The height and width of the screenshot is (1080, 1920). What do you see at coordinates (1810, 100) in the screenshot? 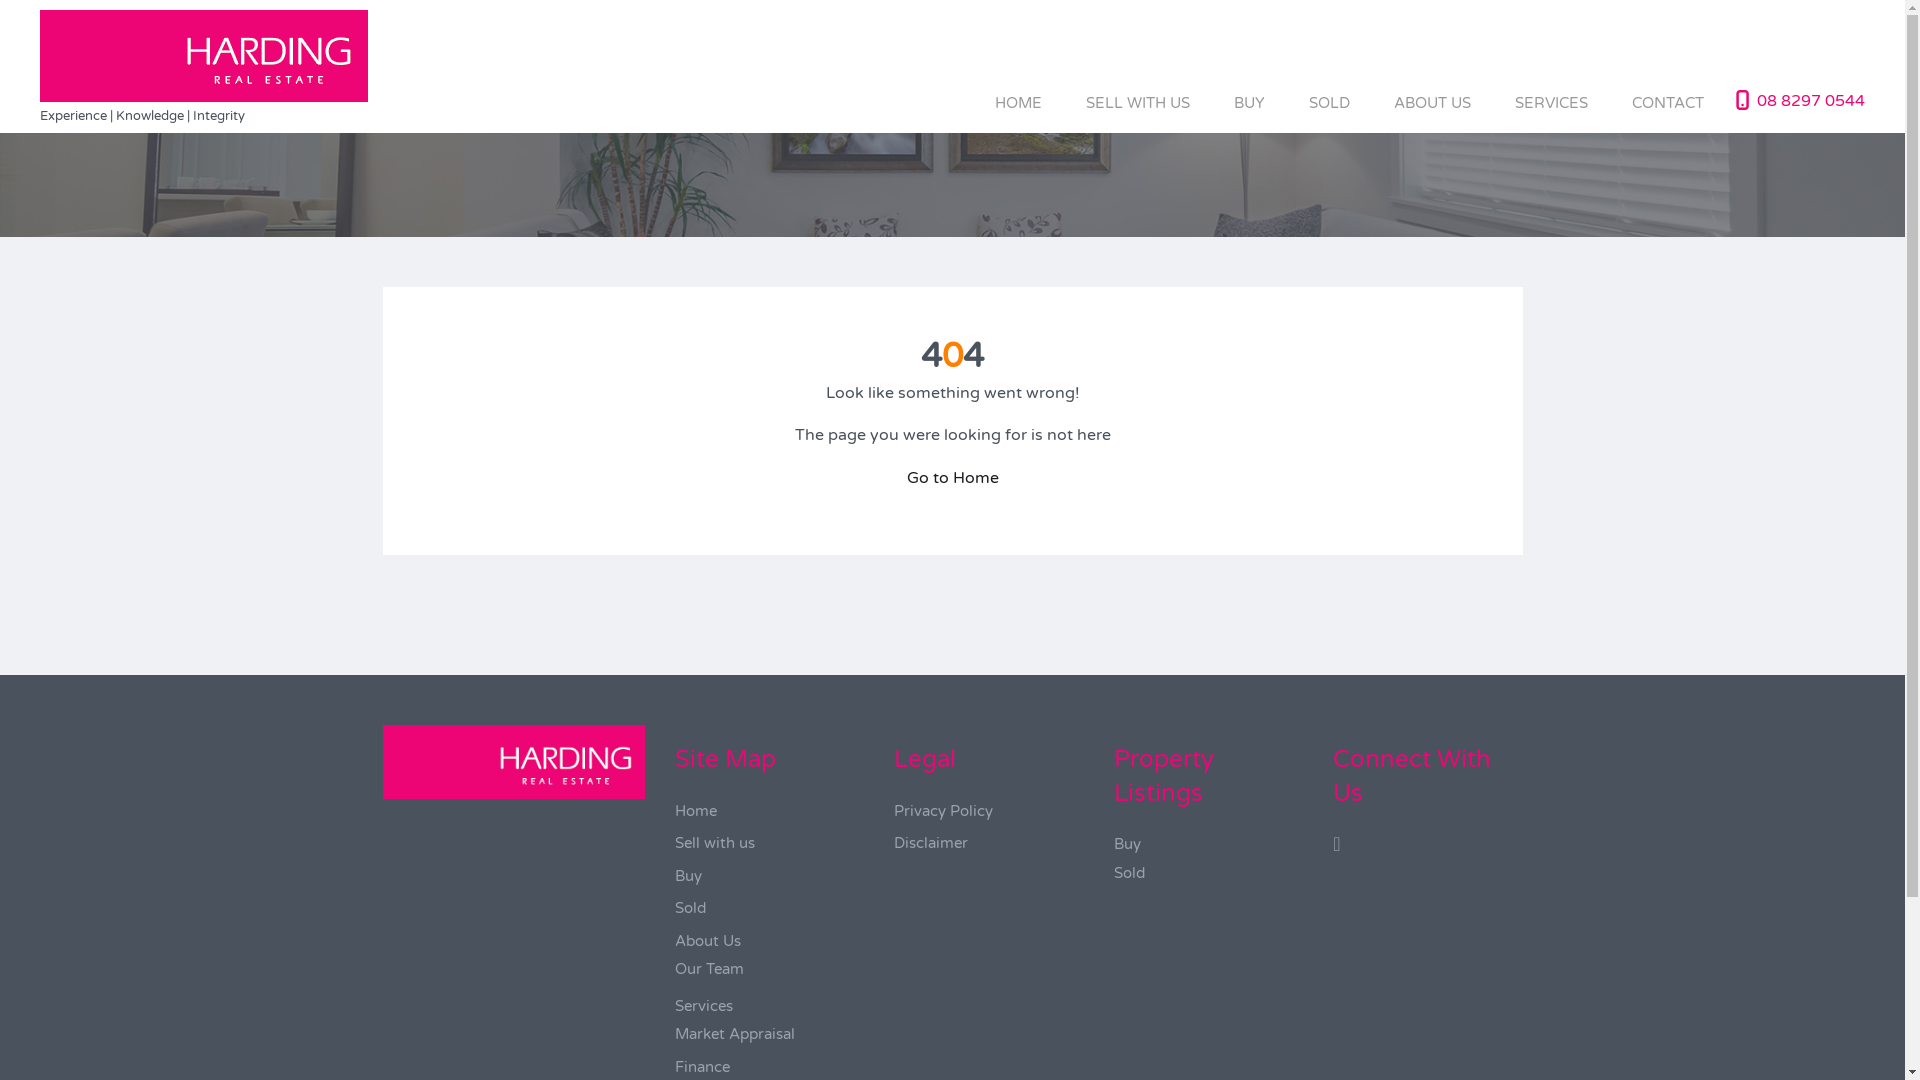
I see `'08 8297 0544'` at bounding box center [1810, 100].